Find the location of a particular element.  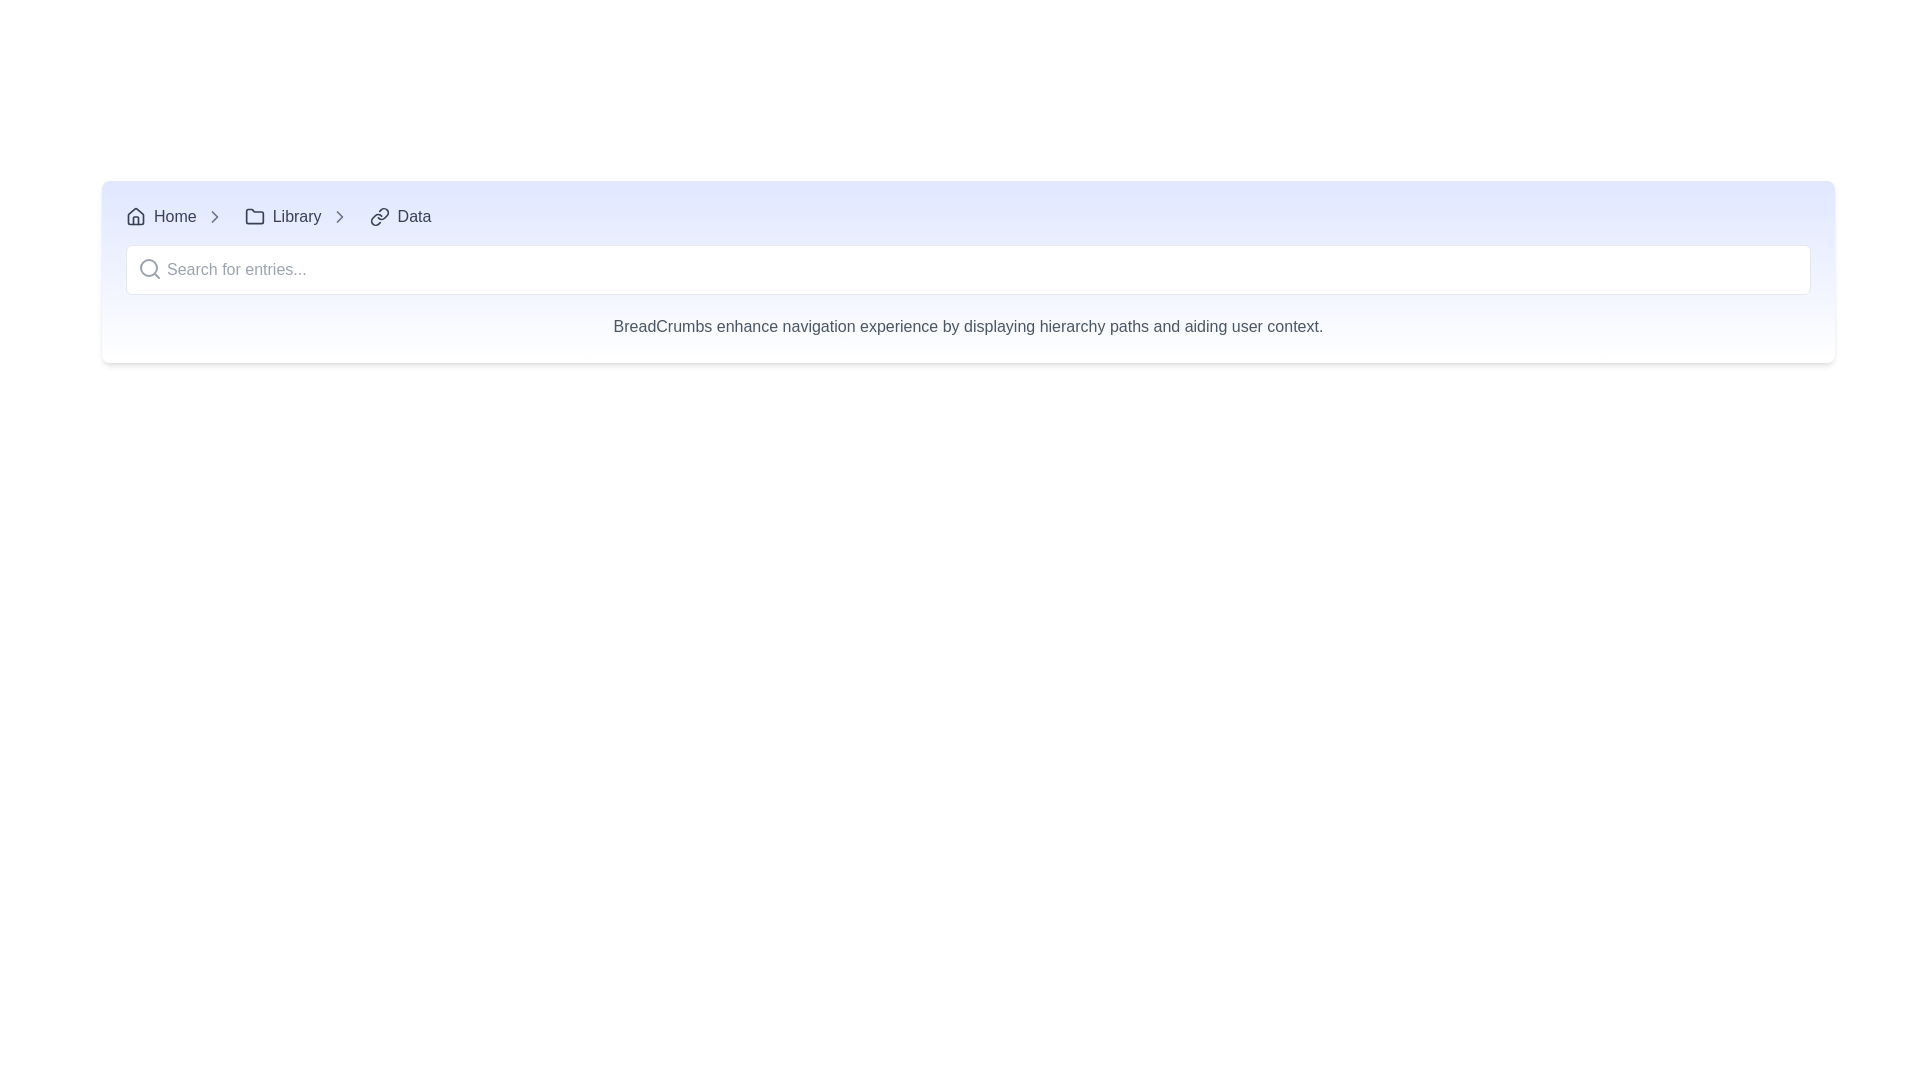

'Library' text label in the breadcrumb navigation to understand its context and functionality is located at coordinates (296, 216).